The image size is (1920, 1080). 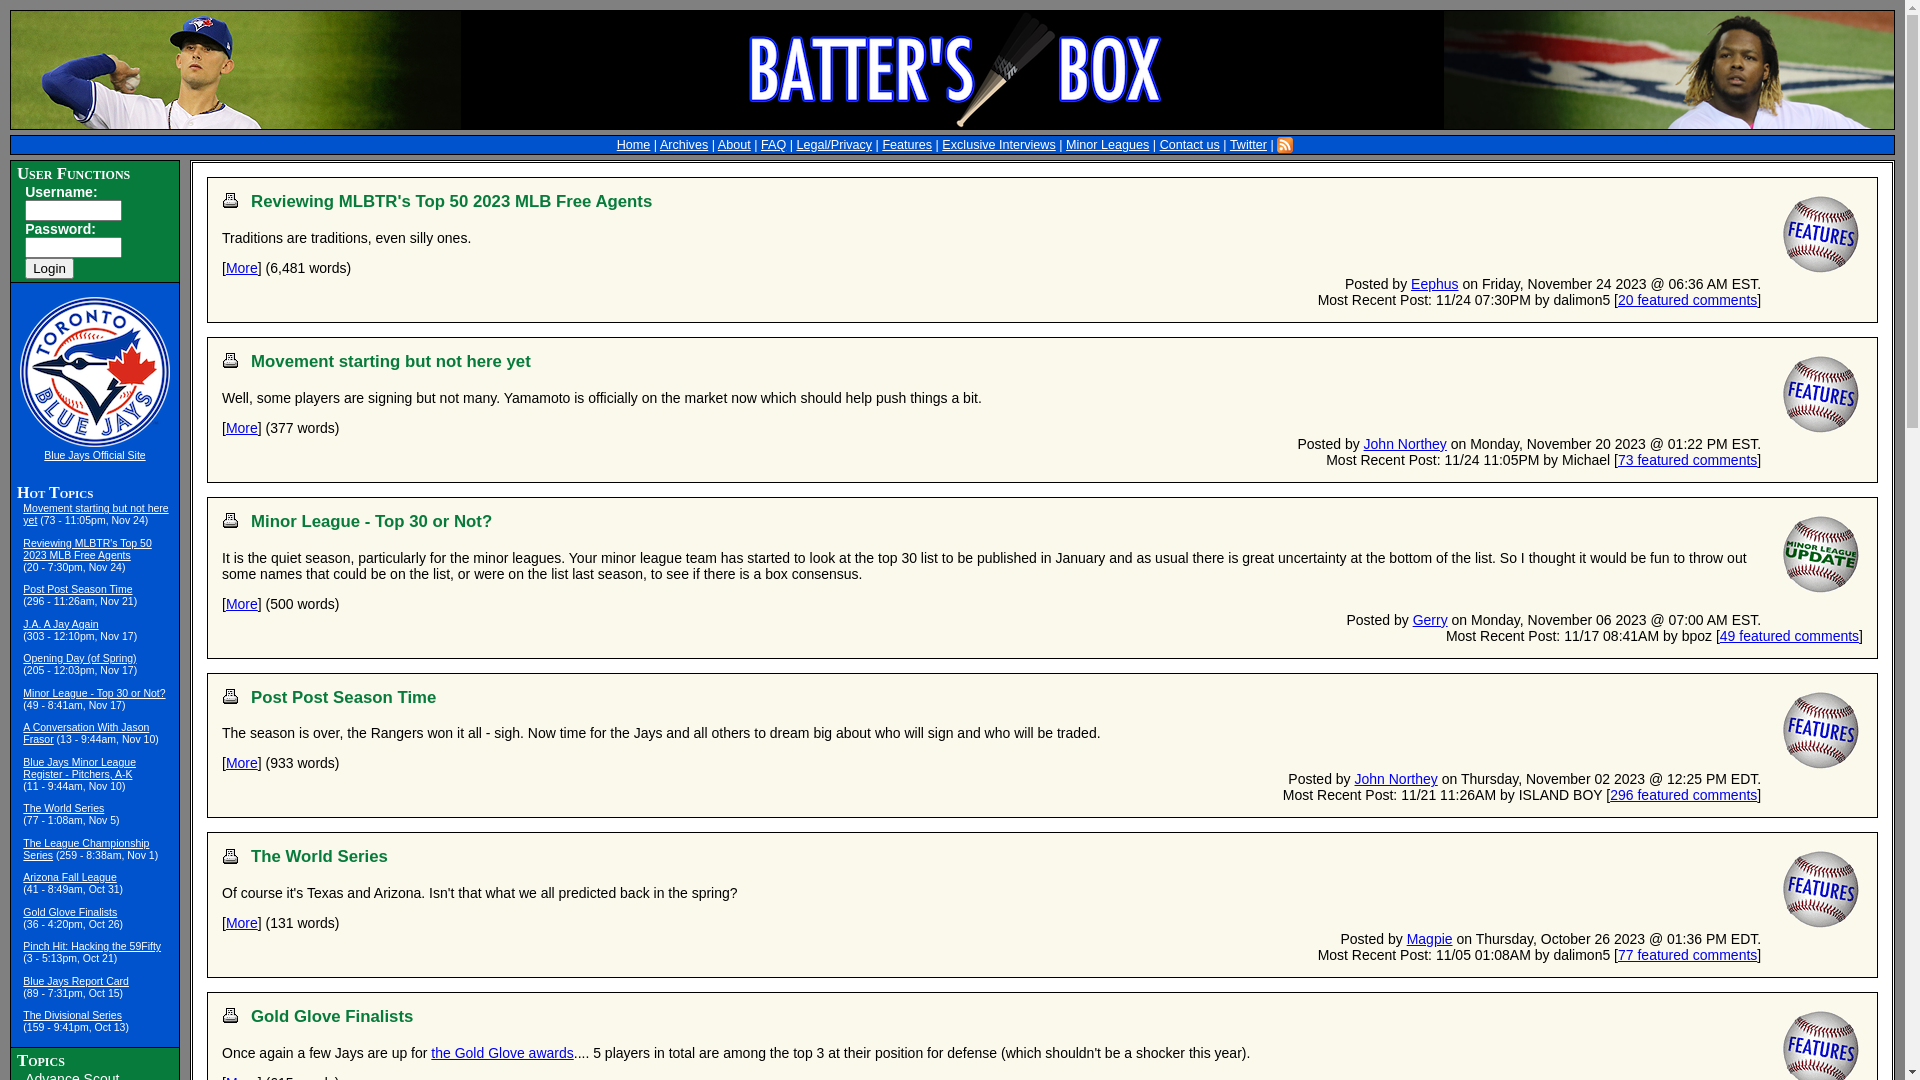 What do you see at coordinates (230, 200) in the screenshot?
I see `'Printable Story Format'` at bounding box center [230, 200].